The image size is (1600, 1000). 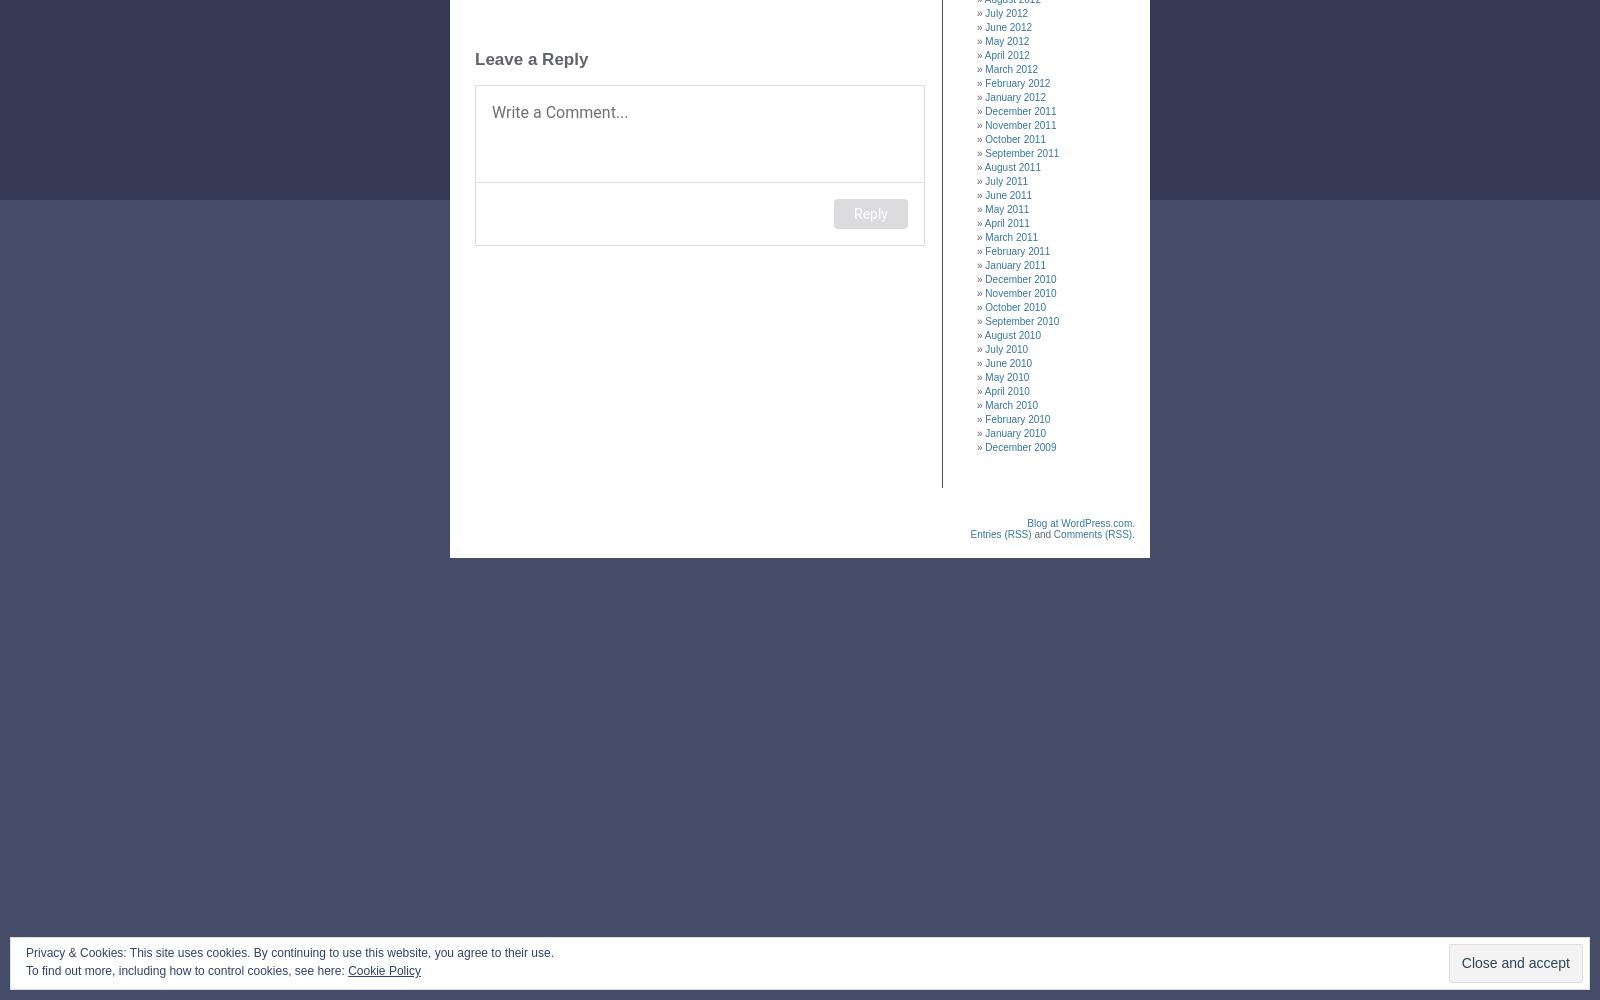 I want to click on 'December 2010', so click(x=1020, y=279).